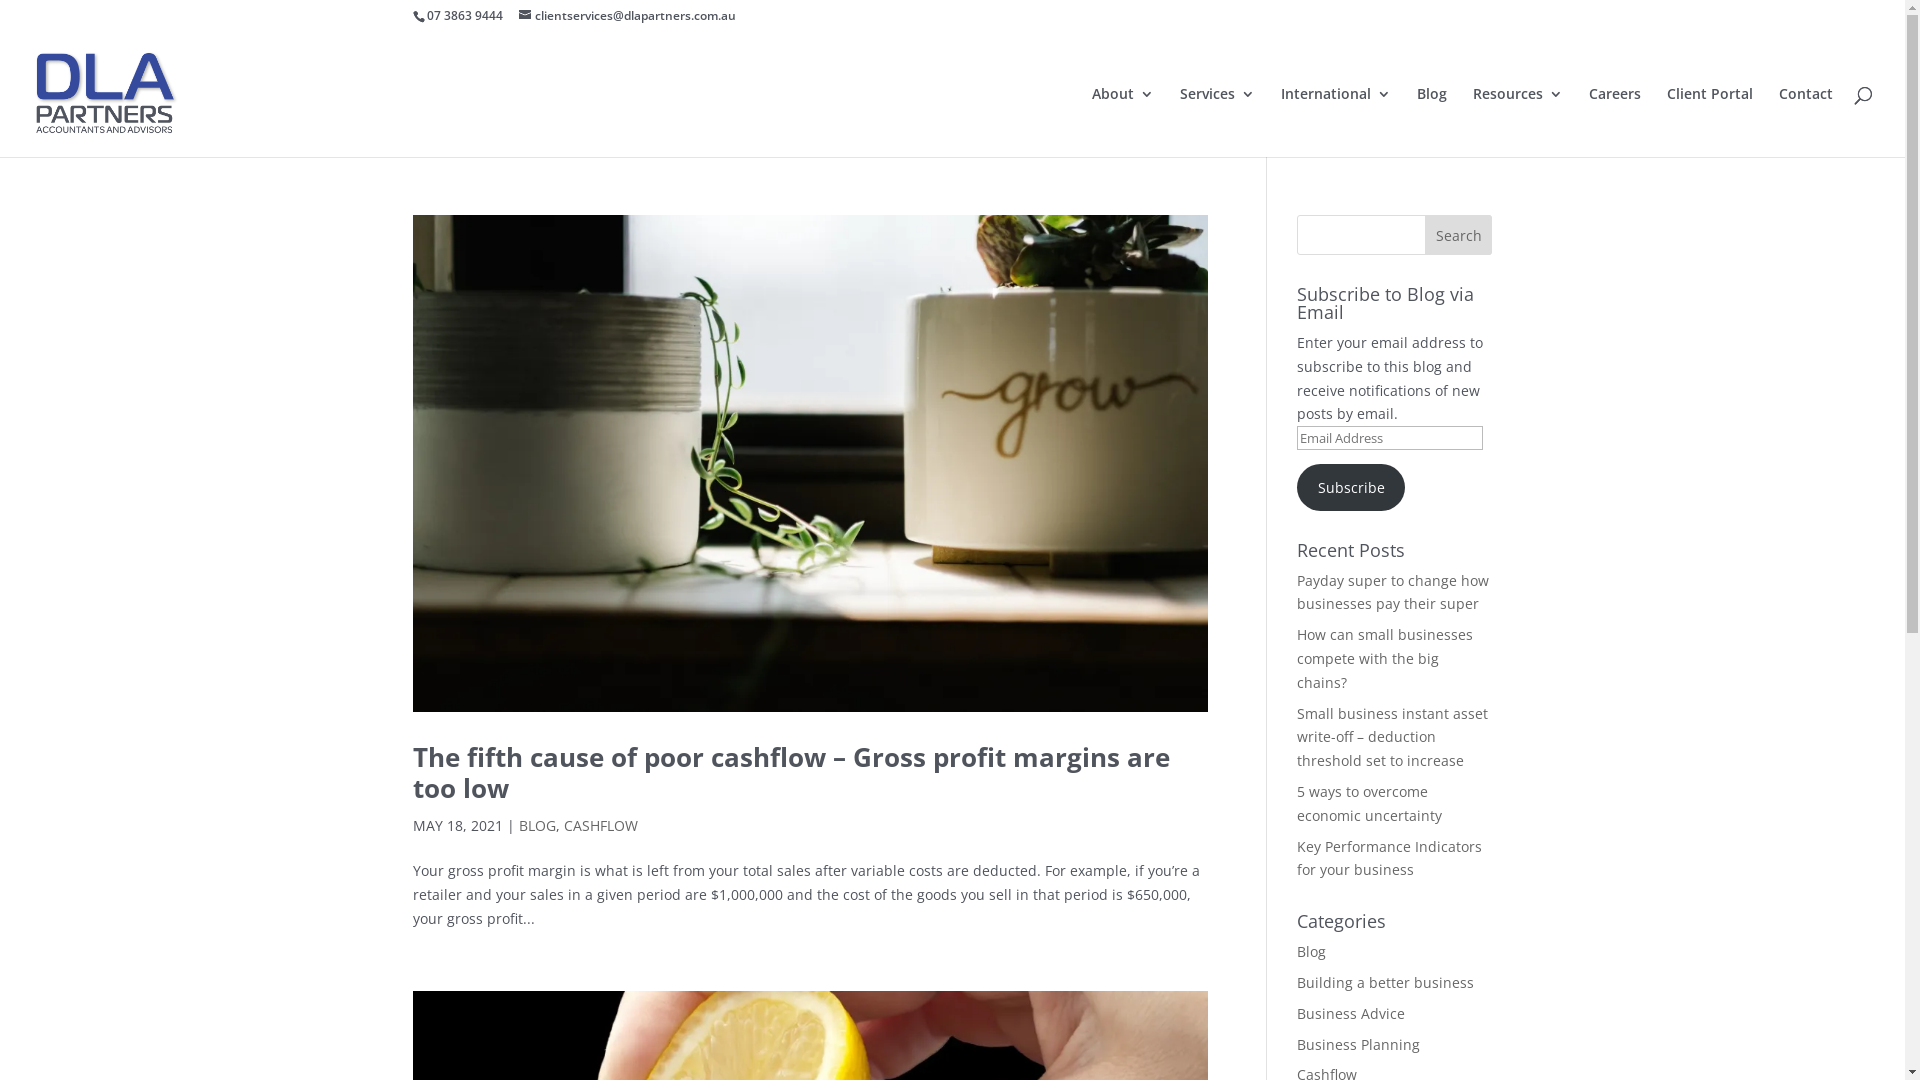  Describe the element at coordinates (1384, 658) in the screenshot. I see `'How can small businesses compete with the big chains?'` at that location.